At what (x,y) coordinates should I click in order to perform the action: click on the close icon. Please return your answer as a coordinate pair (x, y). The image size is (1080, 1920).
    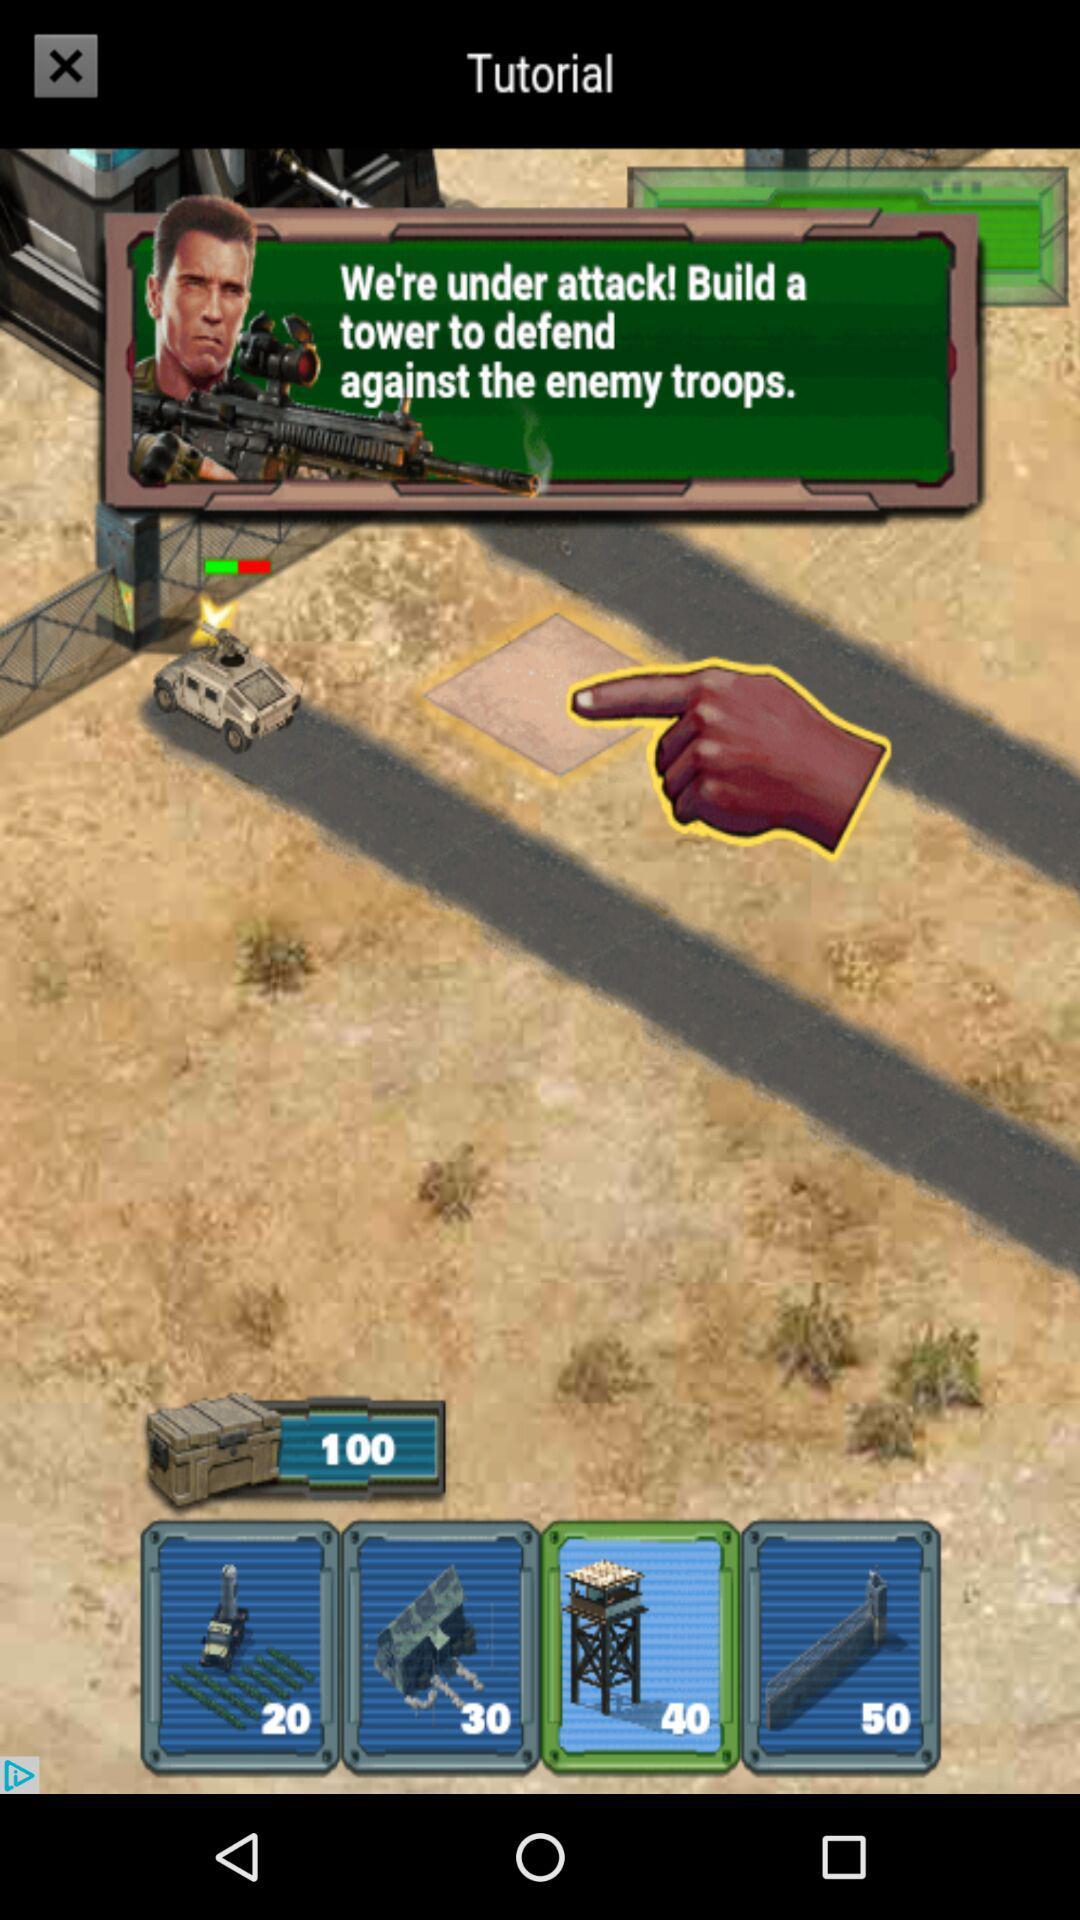
    Looking at the image, I should click on (77, 83).